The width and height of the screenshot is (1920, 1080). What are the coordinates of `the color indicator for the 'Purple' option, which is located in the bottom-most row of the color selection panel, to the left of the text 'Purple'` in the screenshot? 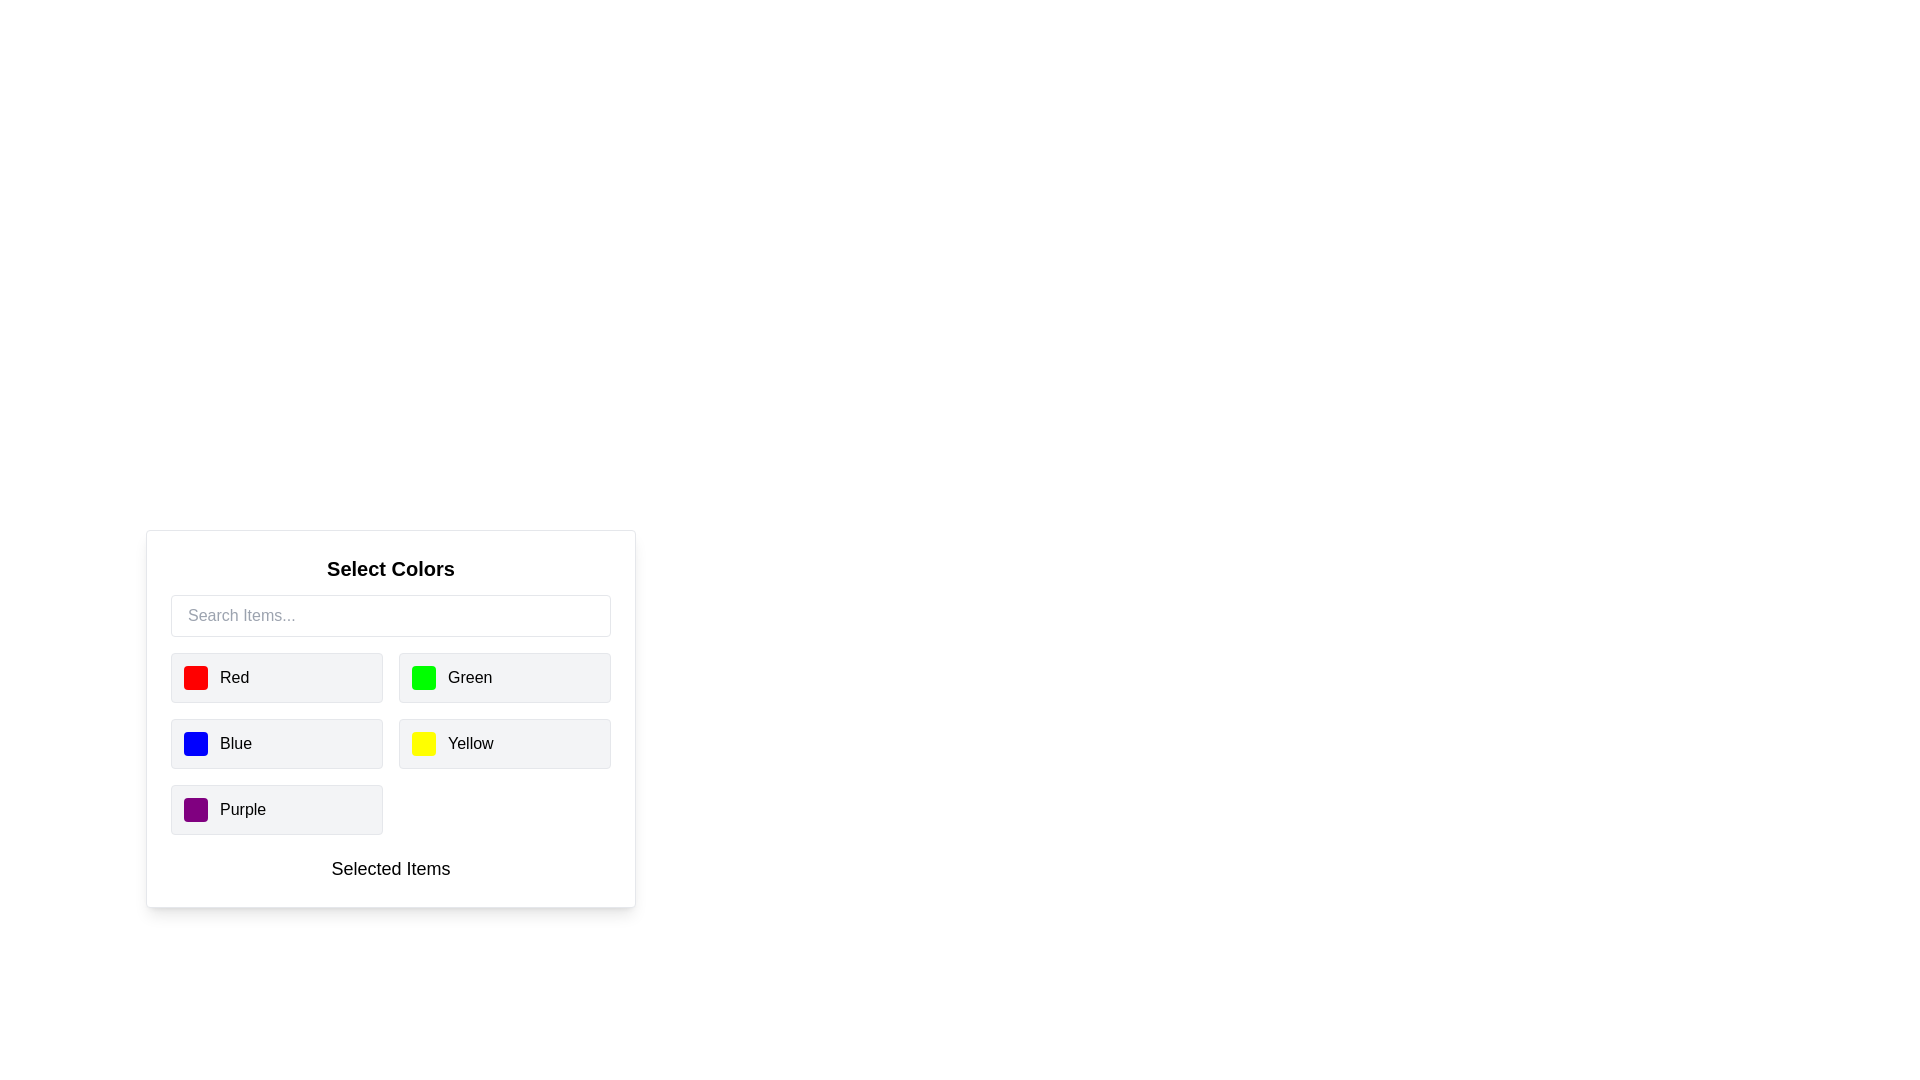 It's located at (196, 810).